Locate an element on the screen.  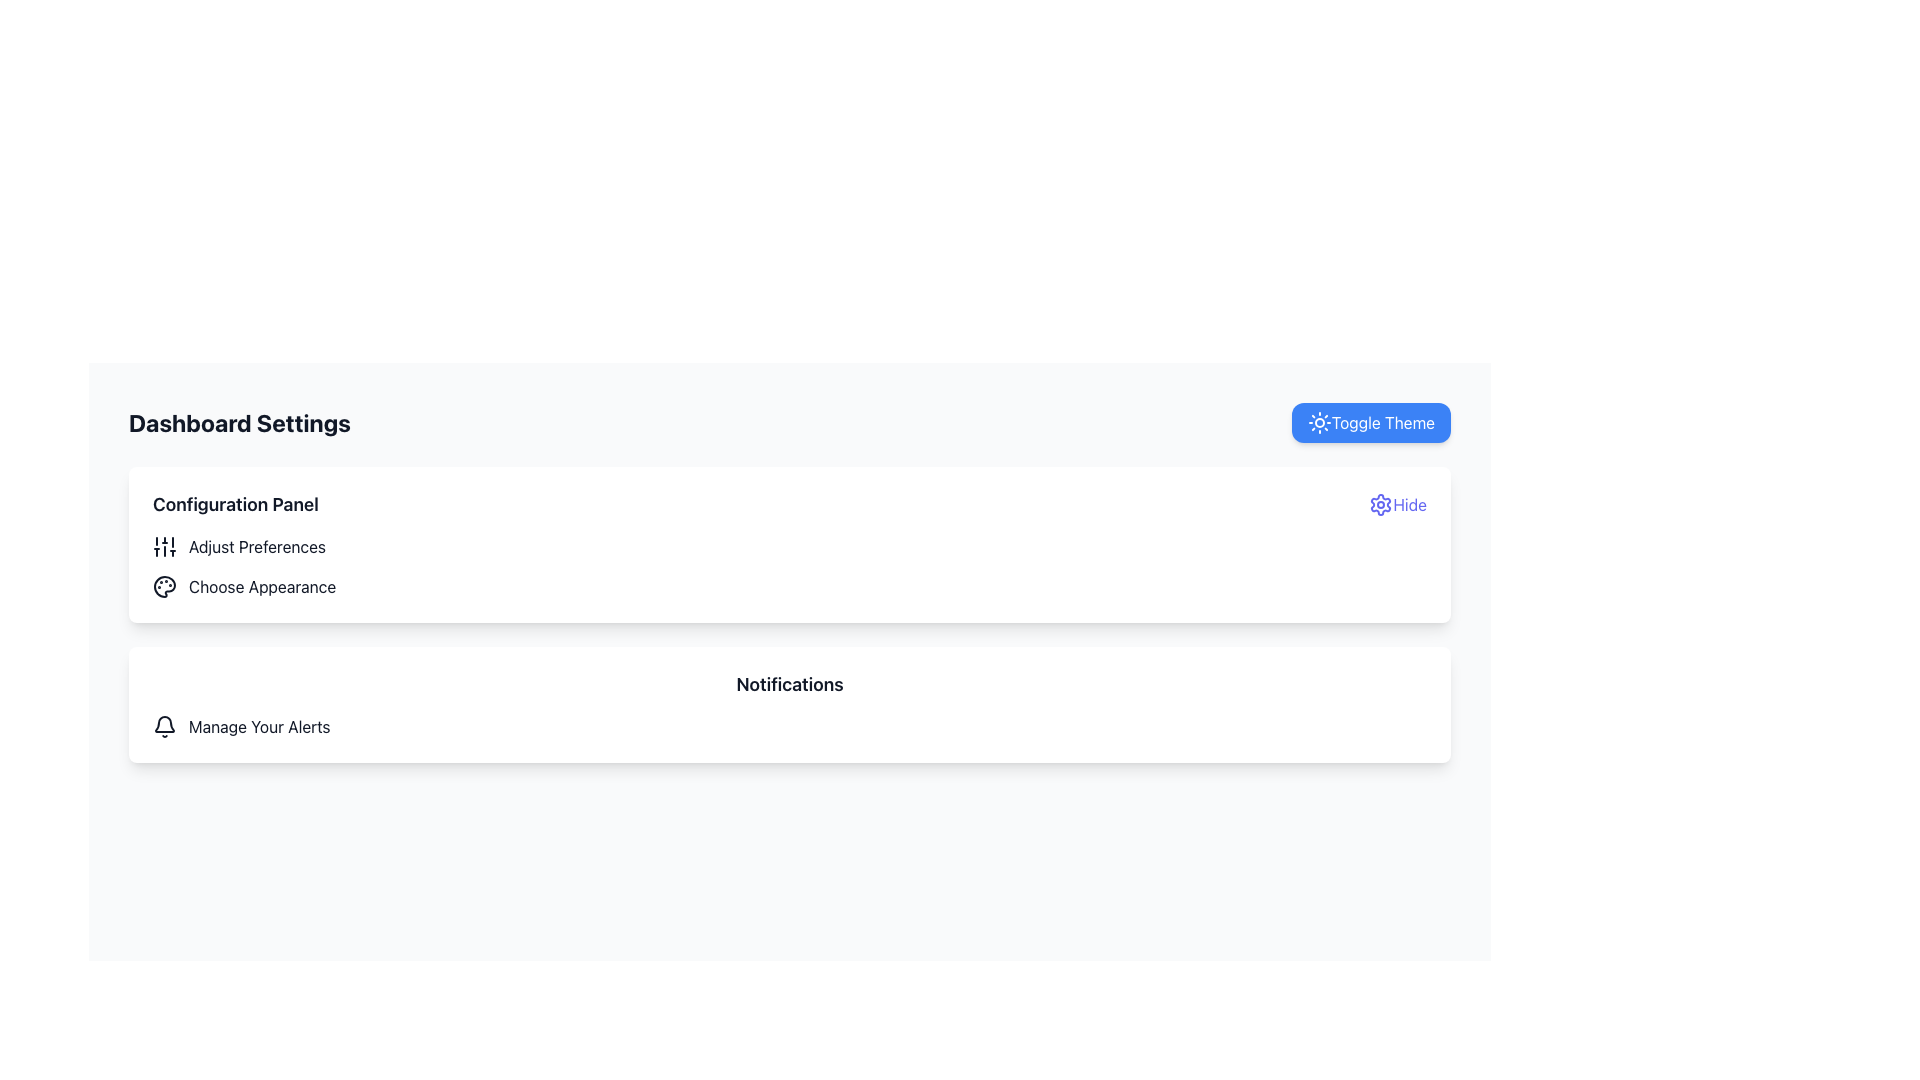
the text label 'Manage Your Alerts' which is aligned horizontally with a bell icon to its left, located in the 'Notifications' section below the 'Configuration Panel.' is located at coordinates (258, 726).